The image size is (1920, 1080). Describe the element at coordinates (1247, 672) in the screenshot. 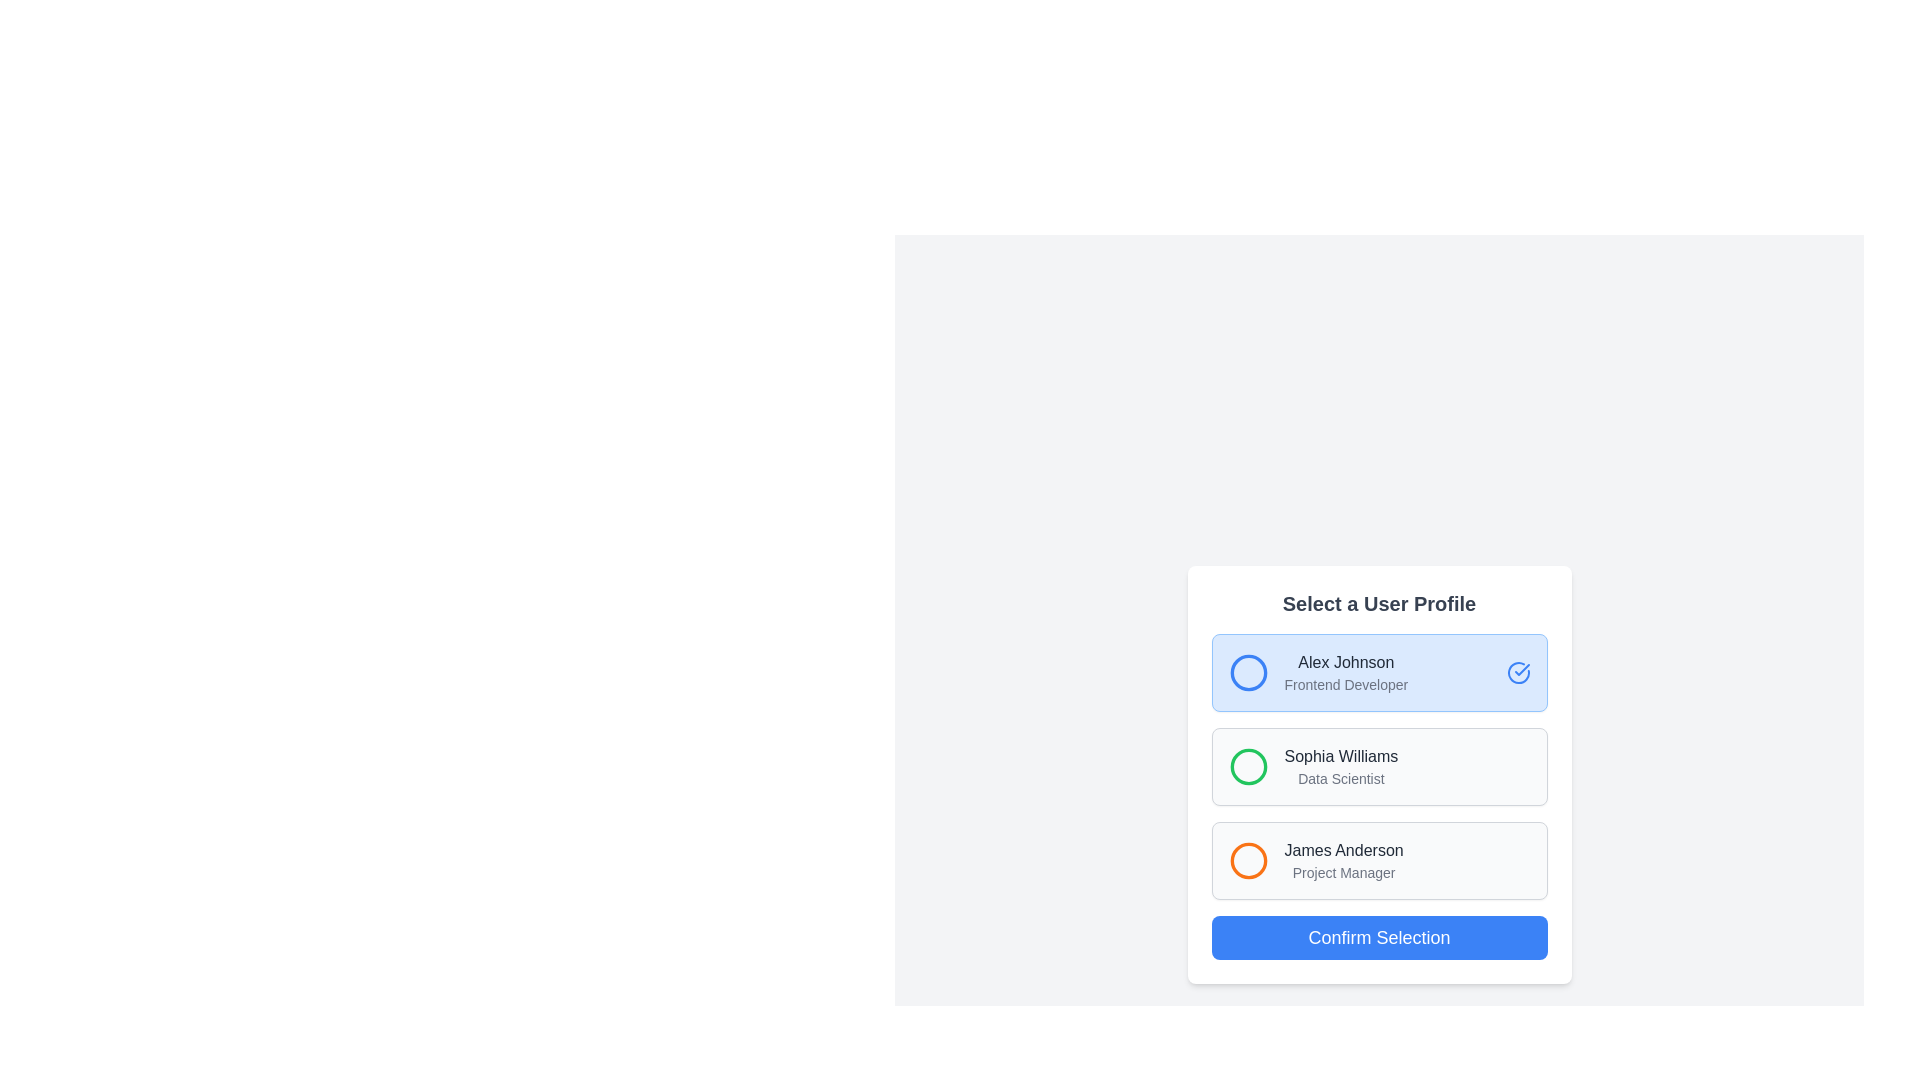

I see `the blue-stroke circle representing the user profile selection for 'Alex Johnson' in the 'Select a User Profile' section` at that location.